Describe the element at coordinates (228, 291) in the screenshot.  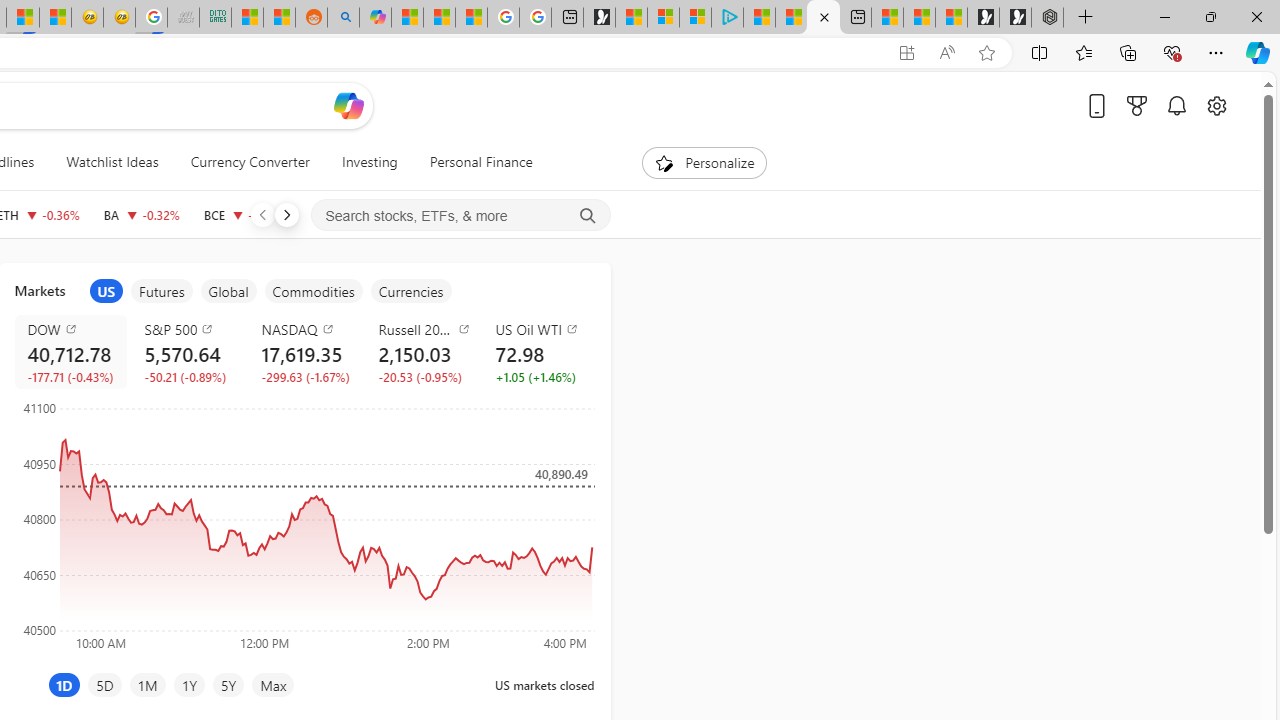
I see `'item3'` at that location.